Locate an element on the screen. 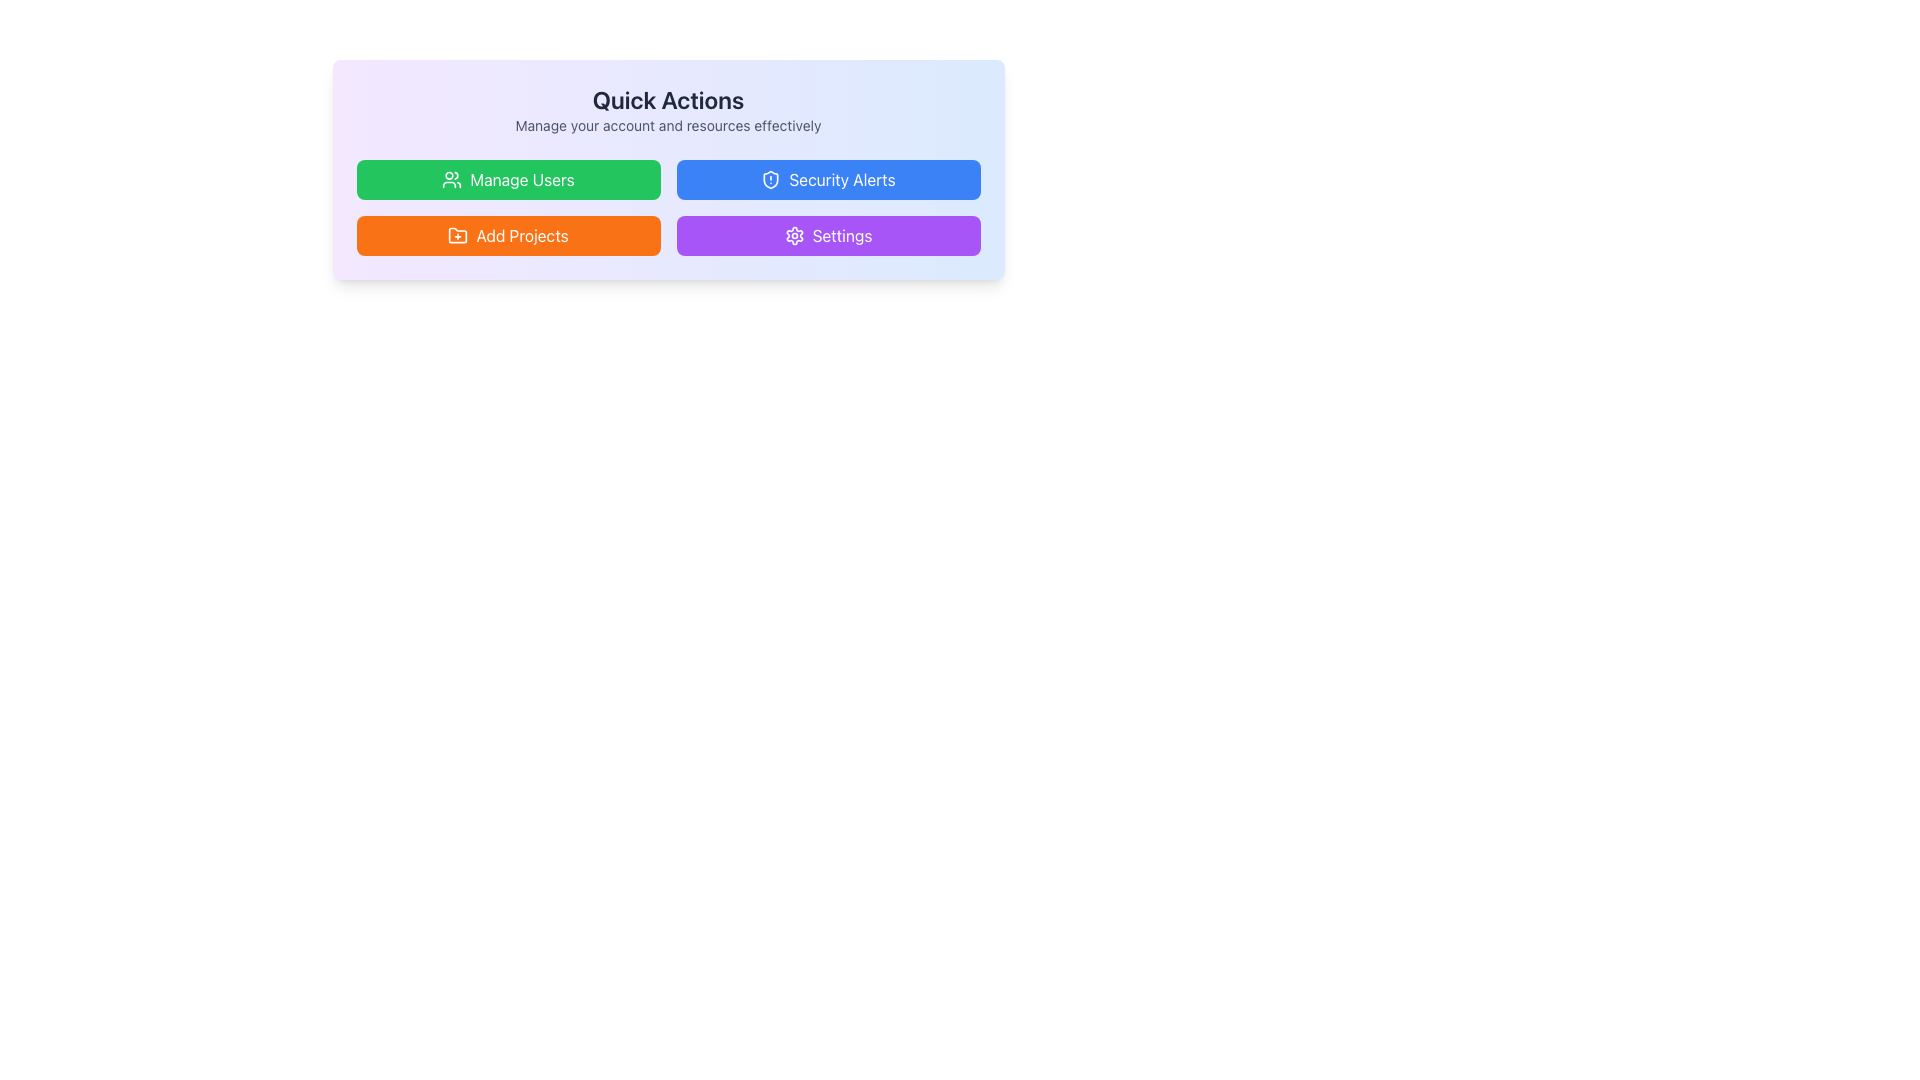 Image resolution: width=1920 pixels, height=1080 pixels. the Grid of Buttons located in the middle of the card with a light gradient background is located at coordinates (668, 208).